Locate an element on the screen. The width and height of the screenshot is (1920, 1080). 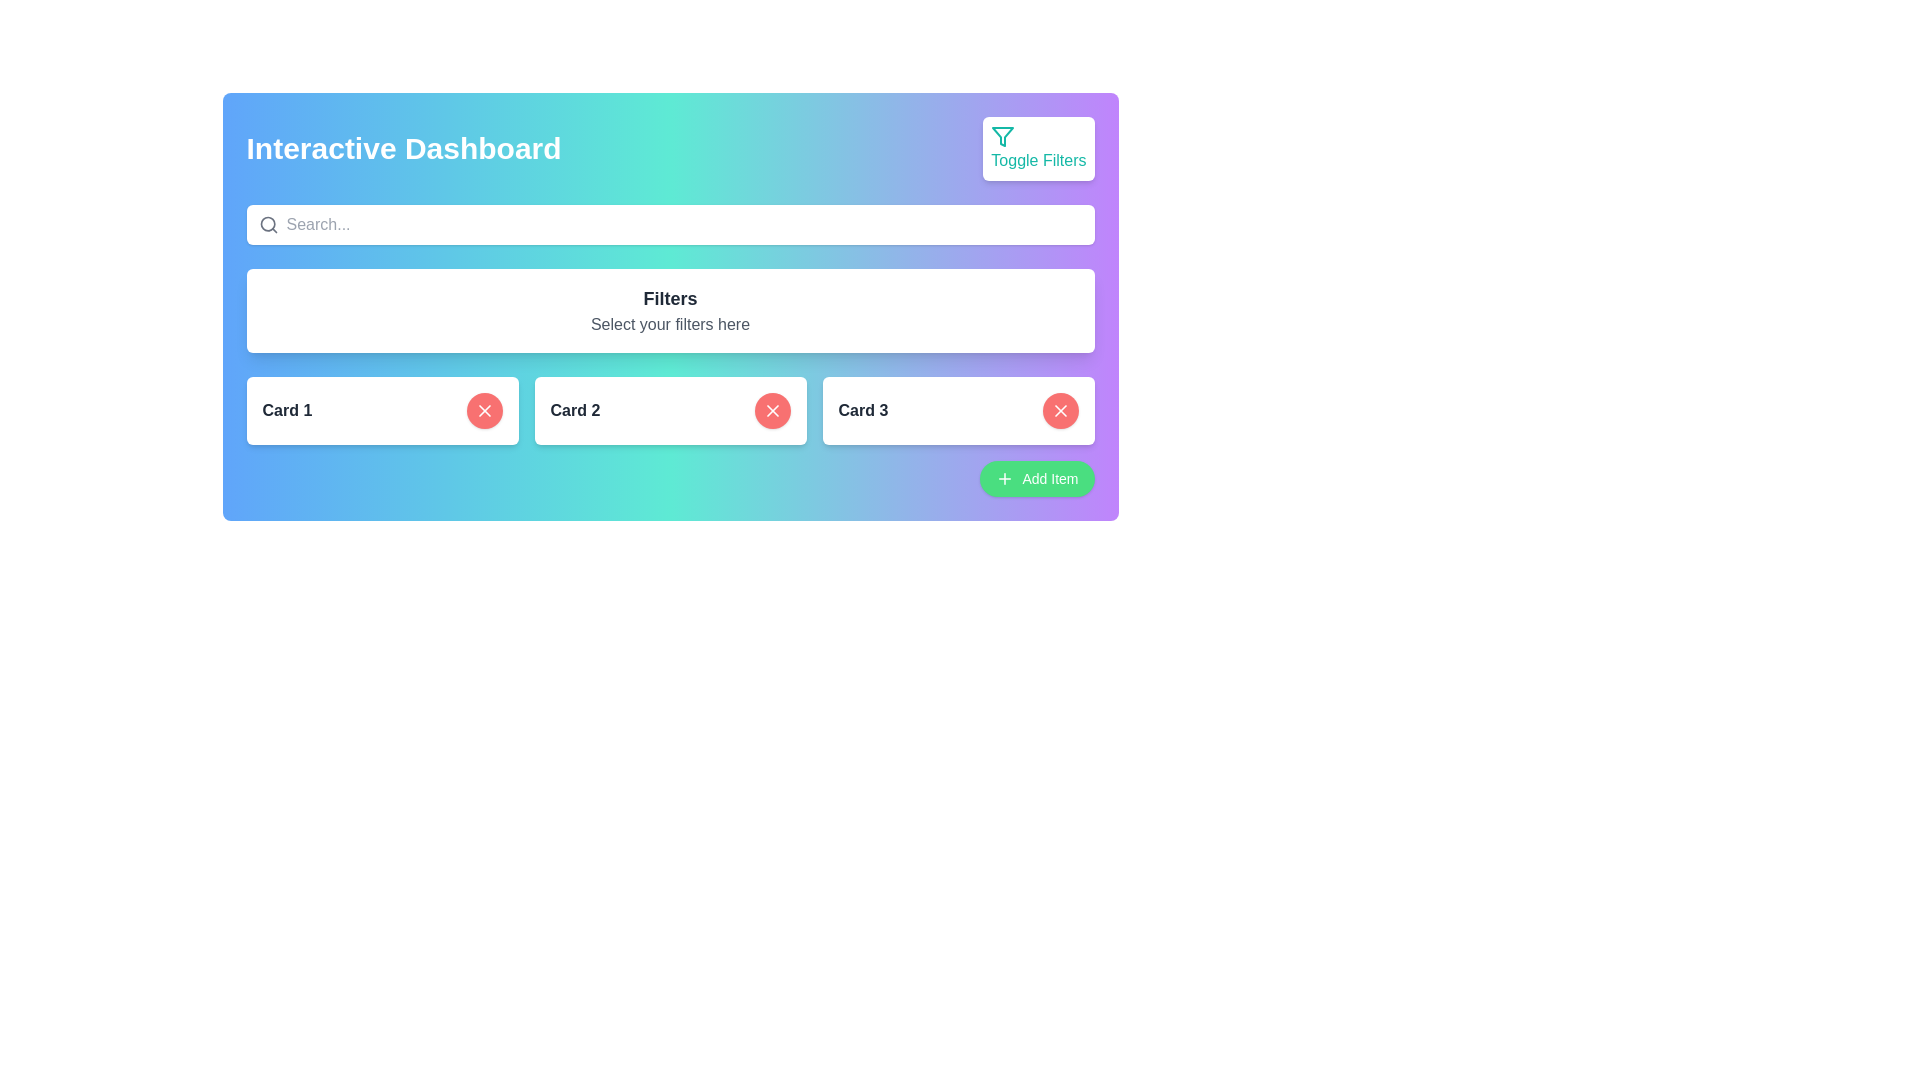
the 'Filters' text label displayed in bold font and larger size, which is located at the top-center of the white card component on the dashboard is located at coordinates (670, 299).